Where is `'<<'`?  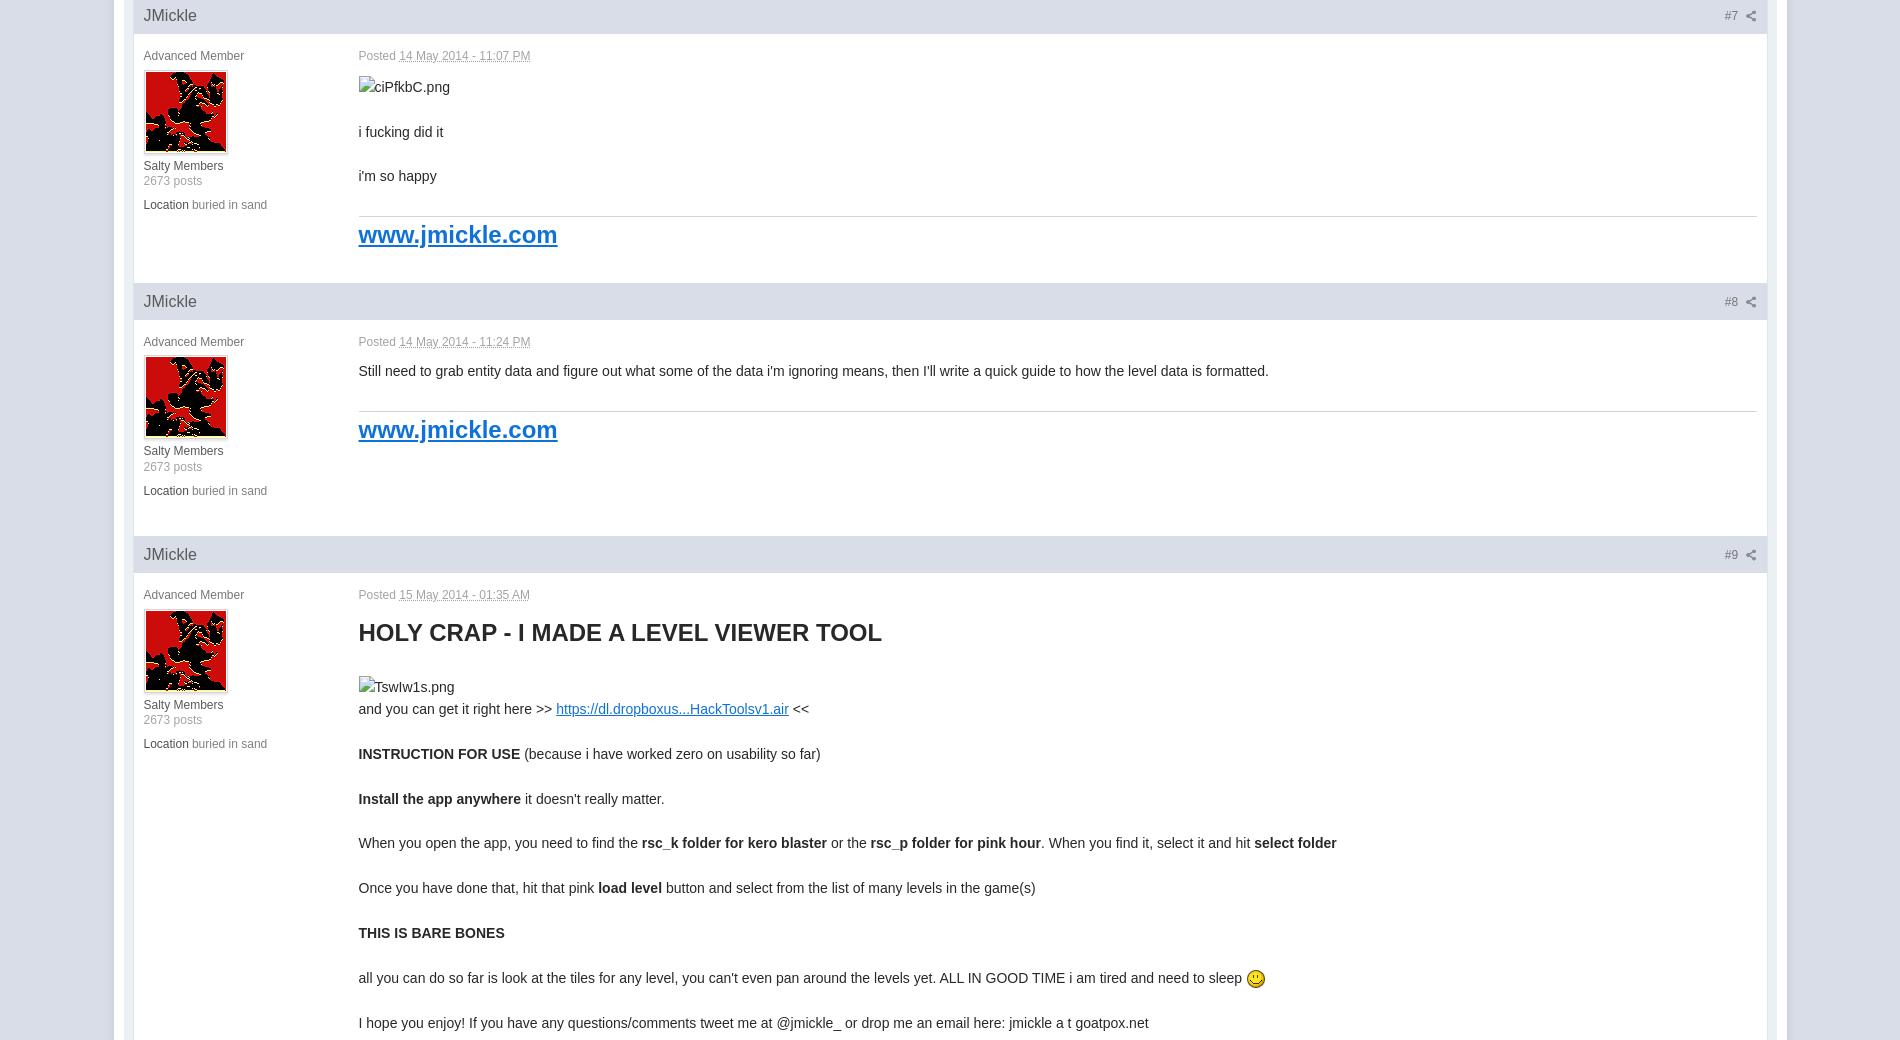
'<<' is located at coordinates (797, 708).